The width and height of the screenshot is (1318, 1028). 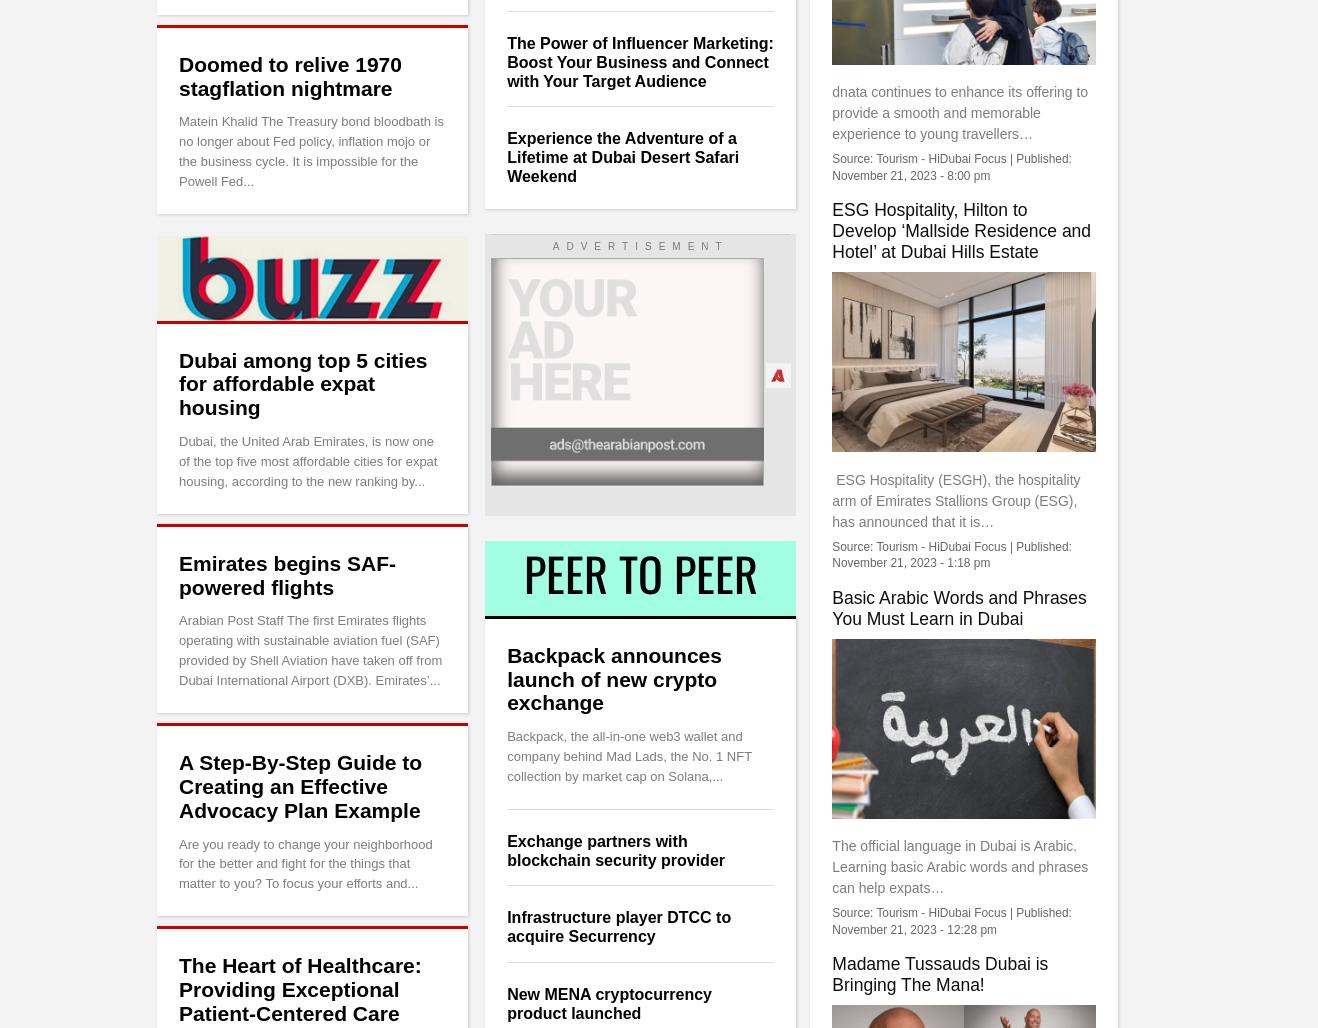 I want to click on 'Basic Arabic Words and Phrases You Must Learn in Dubai', so click(x=957, y=606).